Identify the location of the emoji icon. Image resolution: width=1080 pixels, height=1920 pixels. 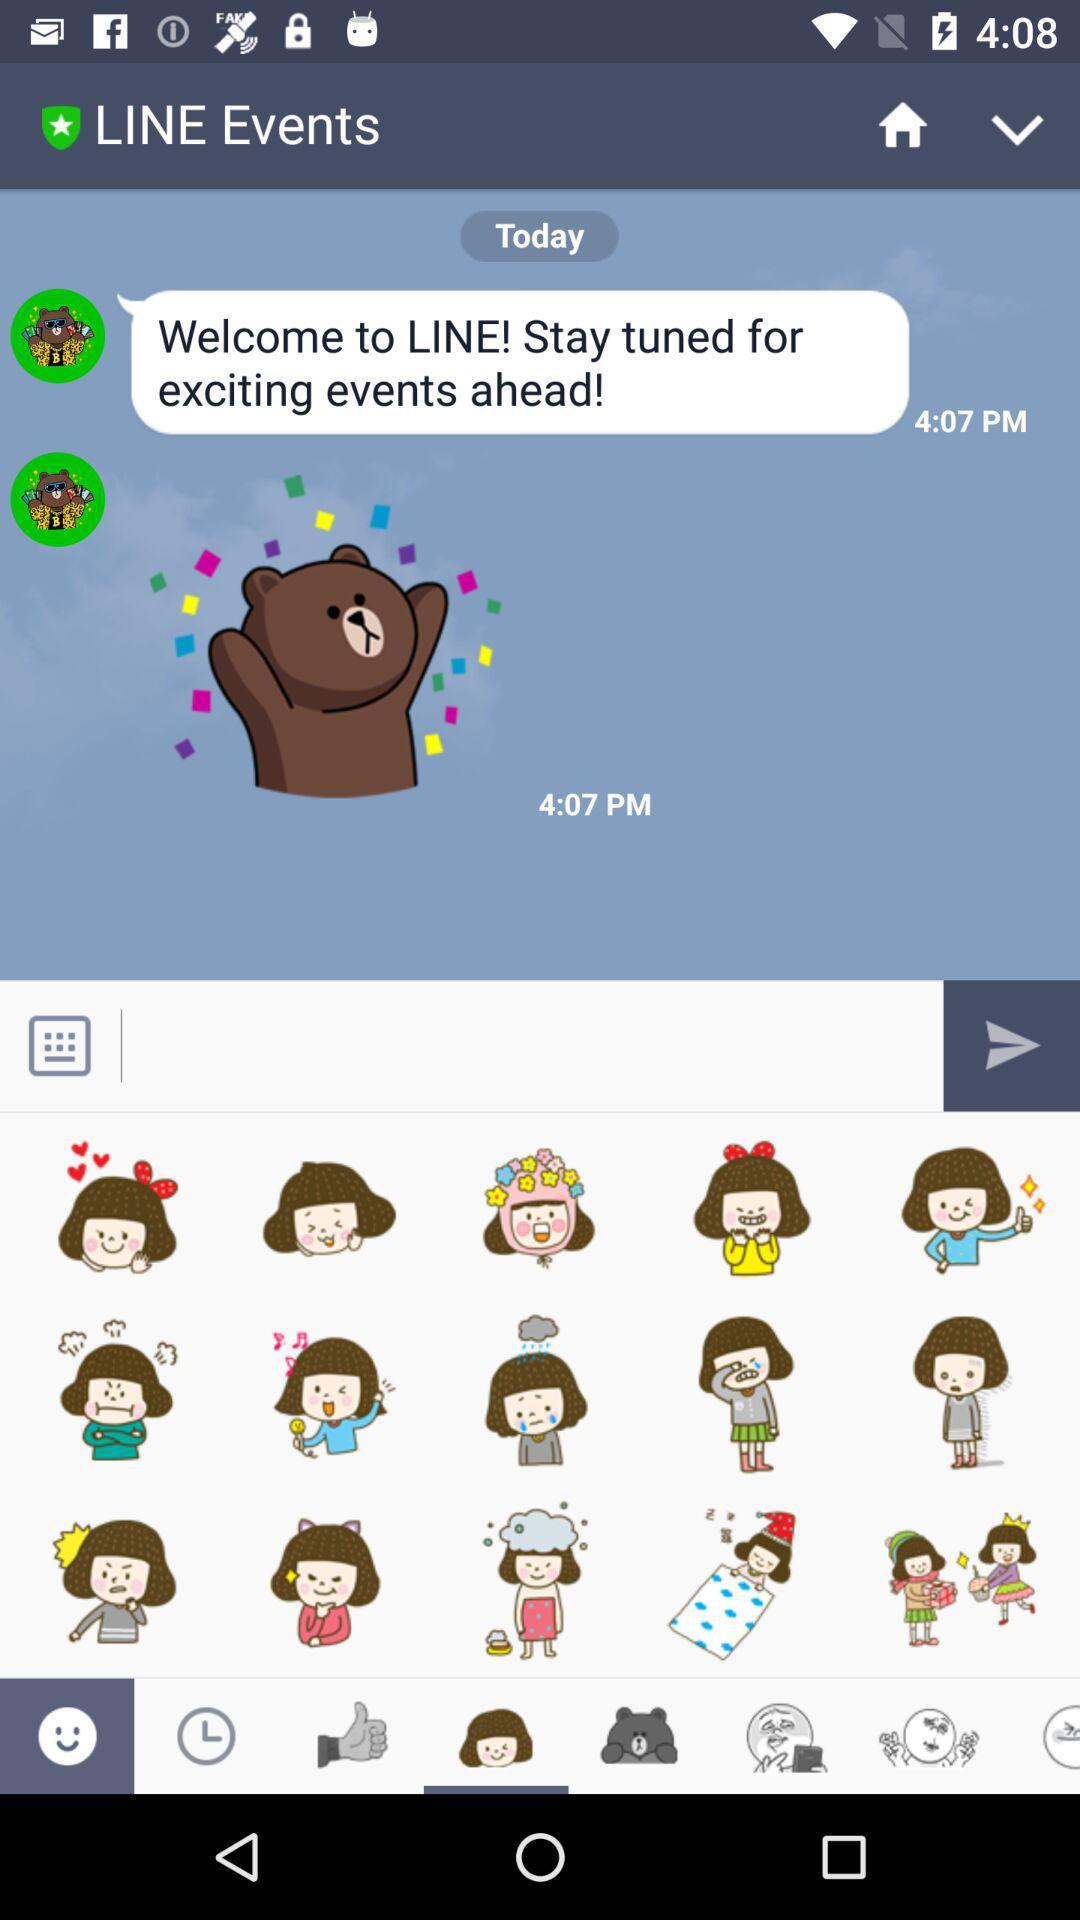
(930, 1735).